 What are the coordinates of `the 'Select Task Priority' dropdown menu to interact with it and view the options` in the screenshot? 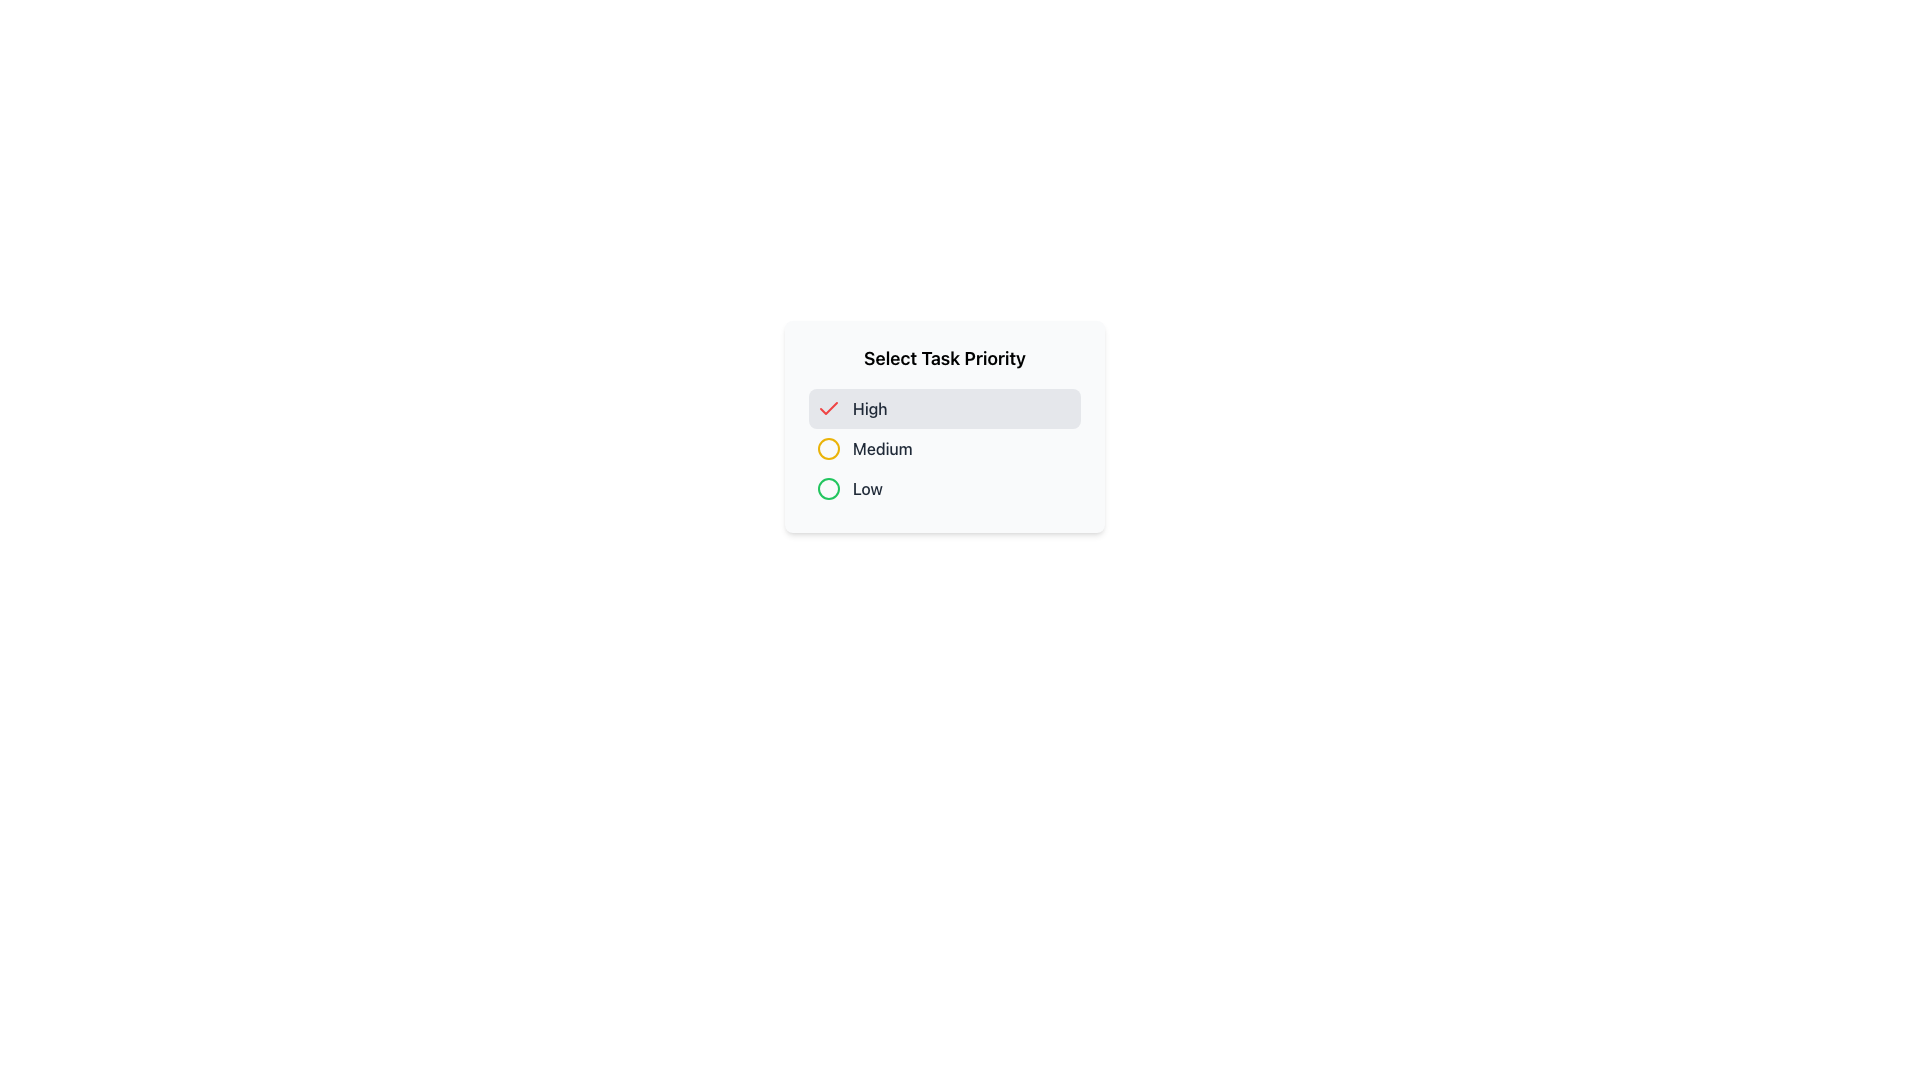 It's located at (944, 426).